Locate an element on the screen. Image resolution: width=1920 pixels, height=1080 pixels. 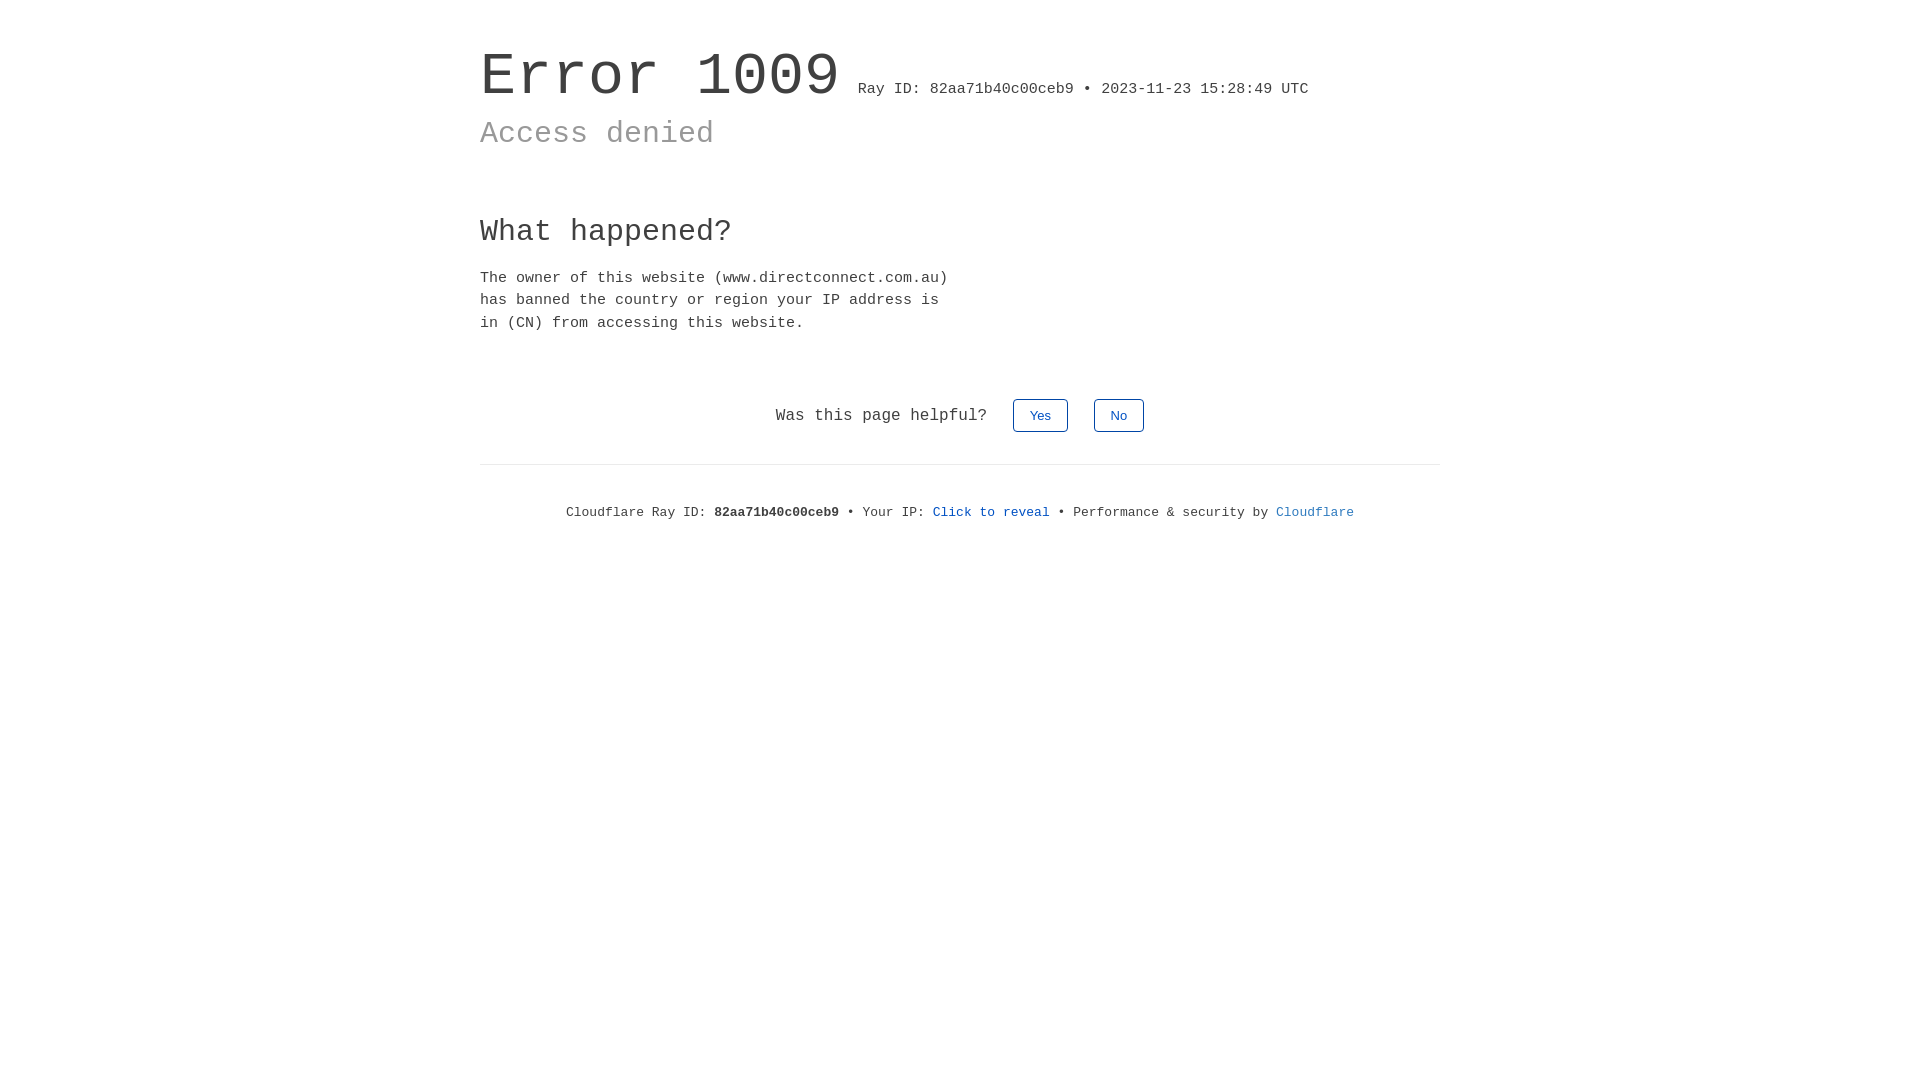
'No' is located at coordinates (1118, 414).